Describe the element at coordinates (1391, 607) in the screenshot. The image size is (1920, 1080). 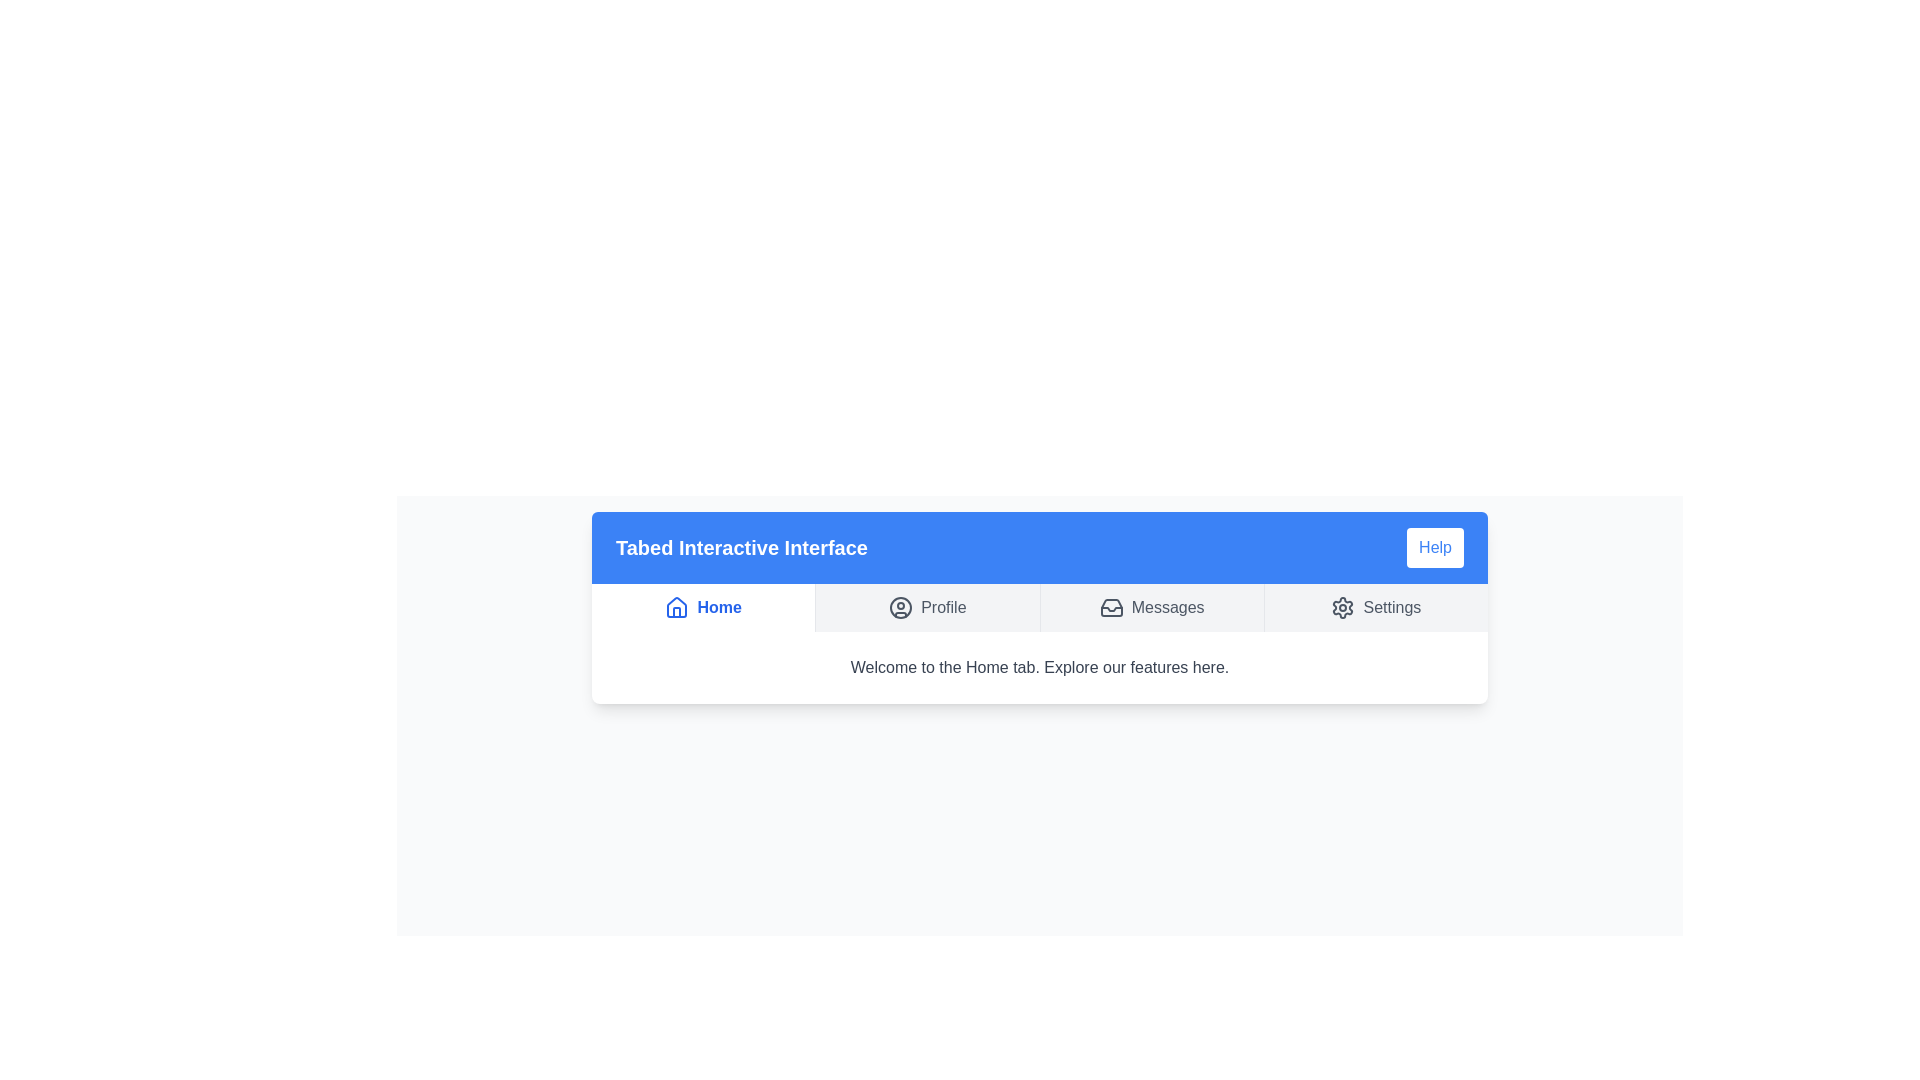
I see `the 'Settings' text label located at the far right of the horizontal navigation toolbar, next to the gear icon` at that location.